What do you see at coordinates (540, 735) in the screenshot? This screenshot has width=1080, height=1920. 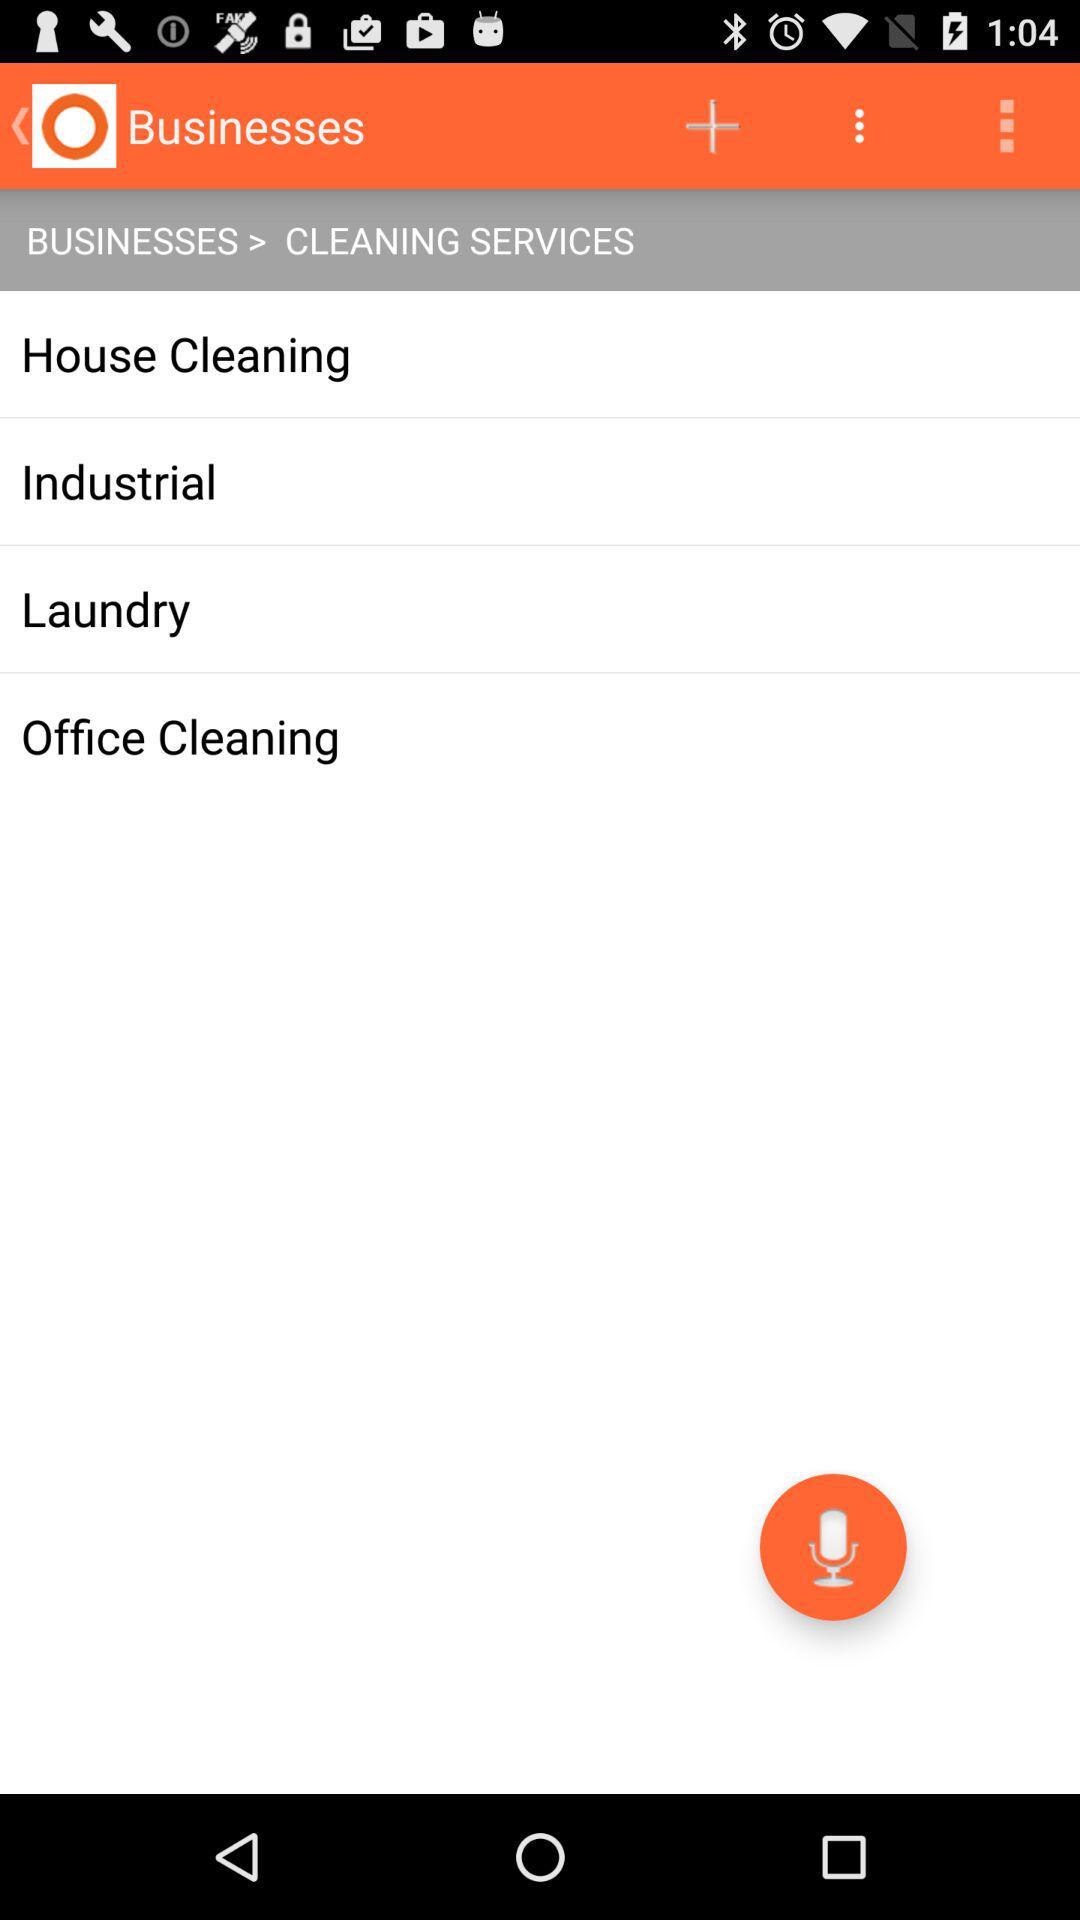 I see `office cleaning` at bounding box center [540, 735].